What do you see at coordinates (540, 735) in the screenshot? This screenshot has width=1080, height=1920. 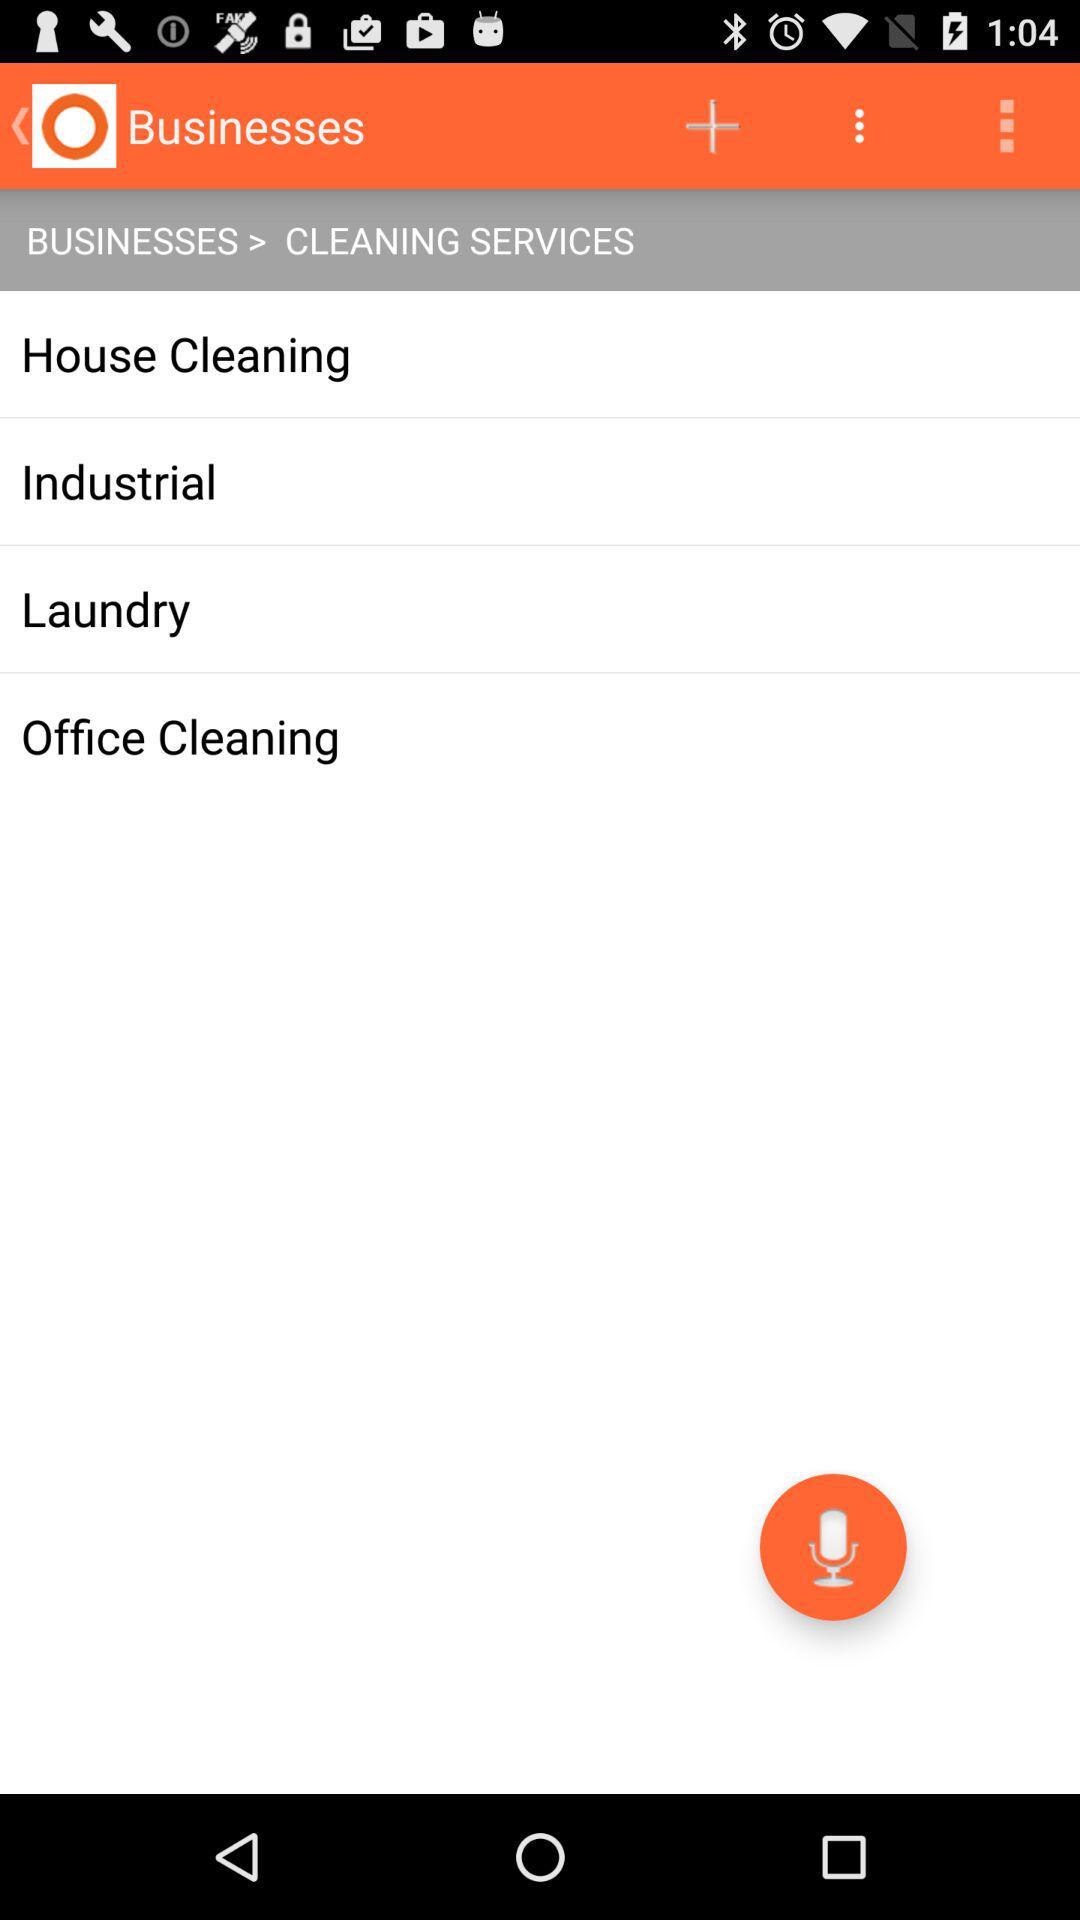 I see `office cleaning` at bounding box center [540, 735].